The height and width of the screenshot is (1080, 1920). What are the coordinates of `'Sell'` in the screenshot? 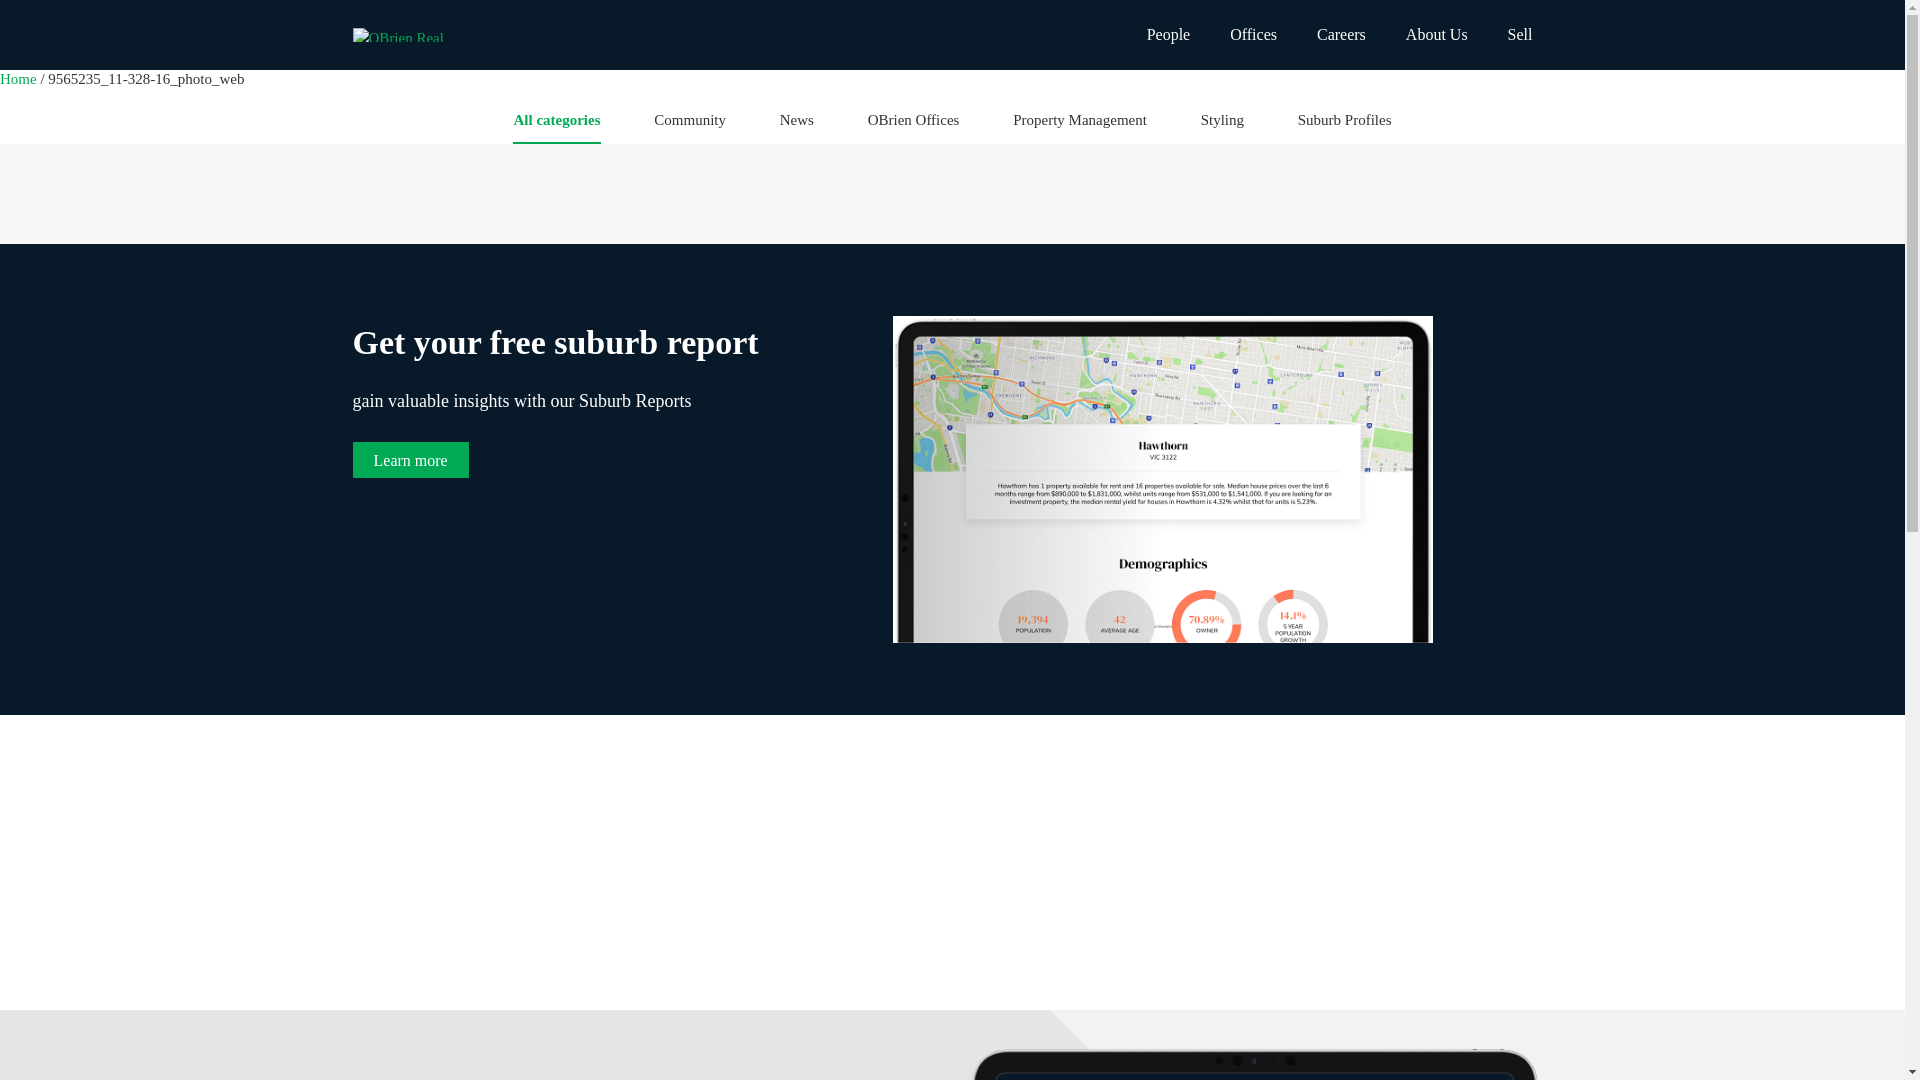 It's located at (1520, 34).